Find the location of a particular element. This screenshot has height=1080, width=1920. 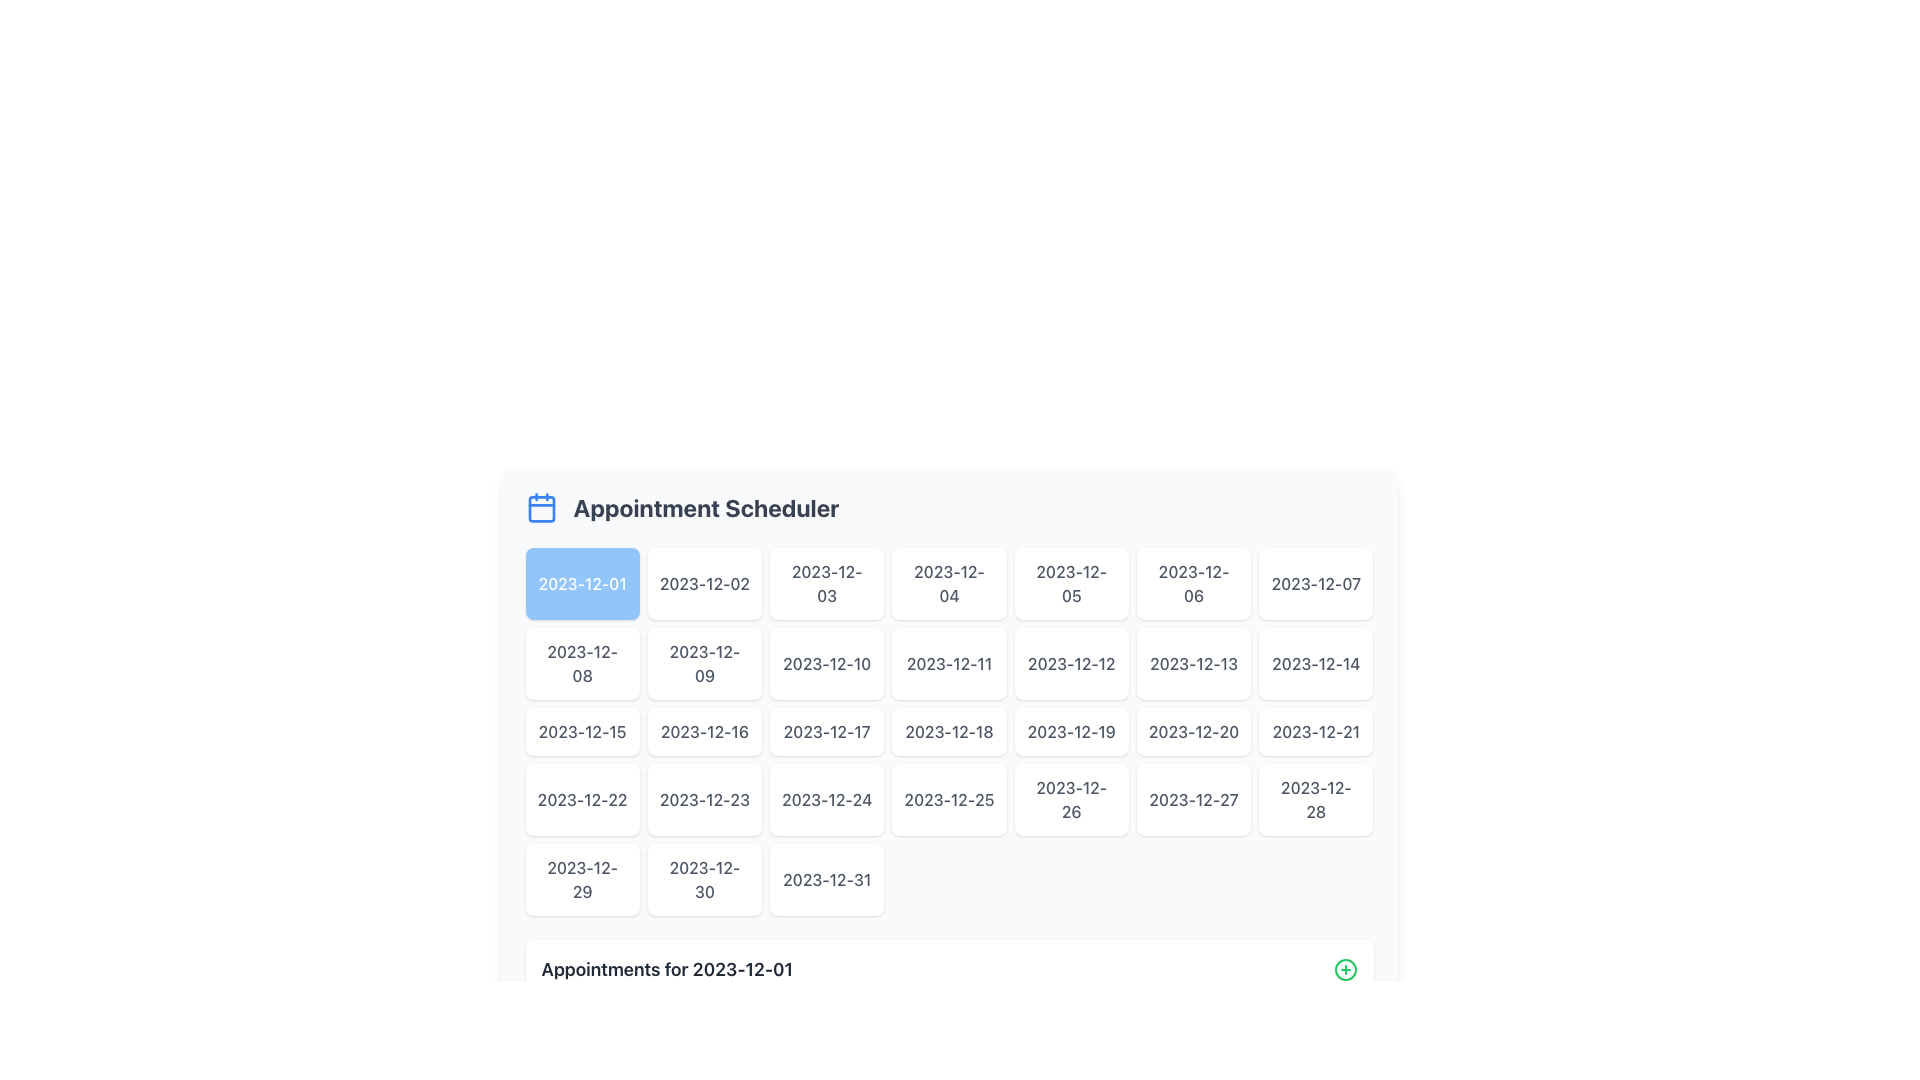

the button displaying the date '2023-12-28' which is located in the last row and sixth column of the grid layout is located at coordinates (1316, 798).